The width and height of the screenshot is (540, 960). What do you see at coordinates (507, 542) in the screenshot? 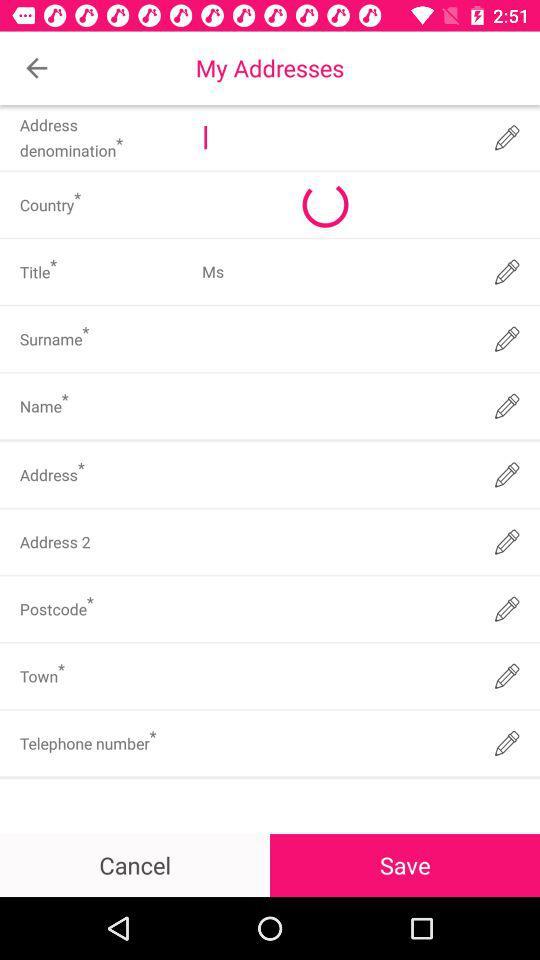
I see `the edit icon beside text the address 2` at bounding box center [507, 542].